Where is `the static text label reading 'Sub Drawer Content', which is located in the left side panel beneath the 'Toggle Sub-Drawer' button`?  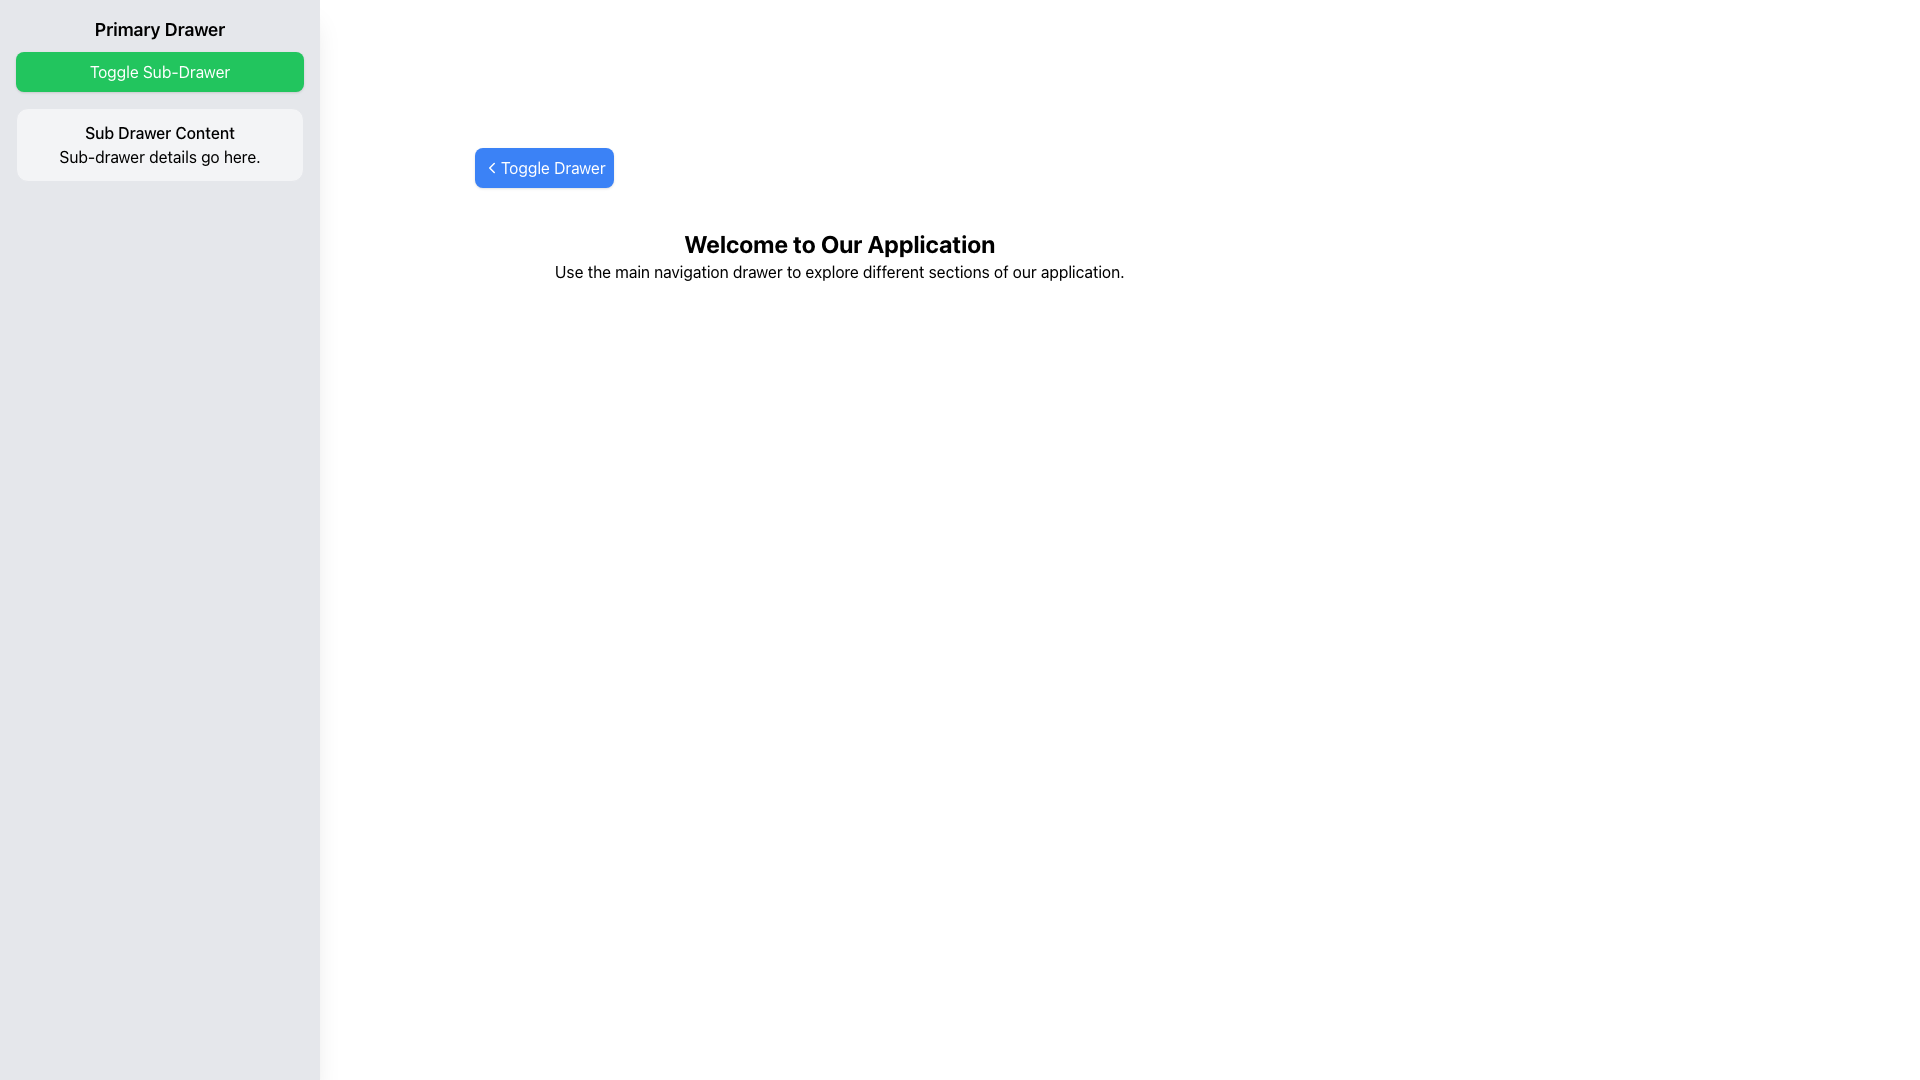 the static text label reading 'Sub Drawer Content', which is located in the left side panel beneath the 'Toggle Sub-Drawer' button is located at coordinates (158, 132).